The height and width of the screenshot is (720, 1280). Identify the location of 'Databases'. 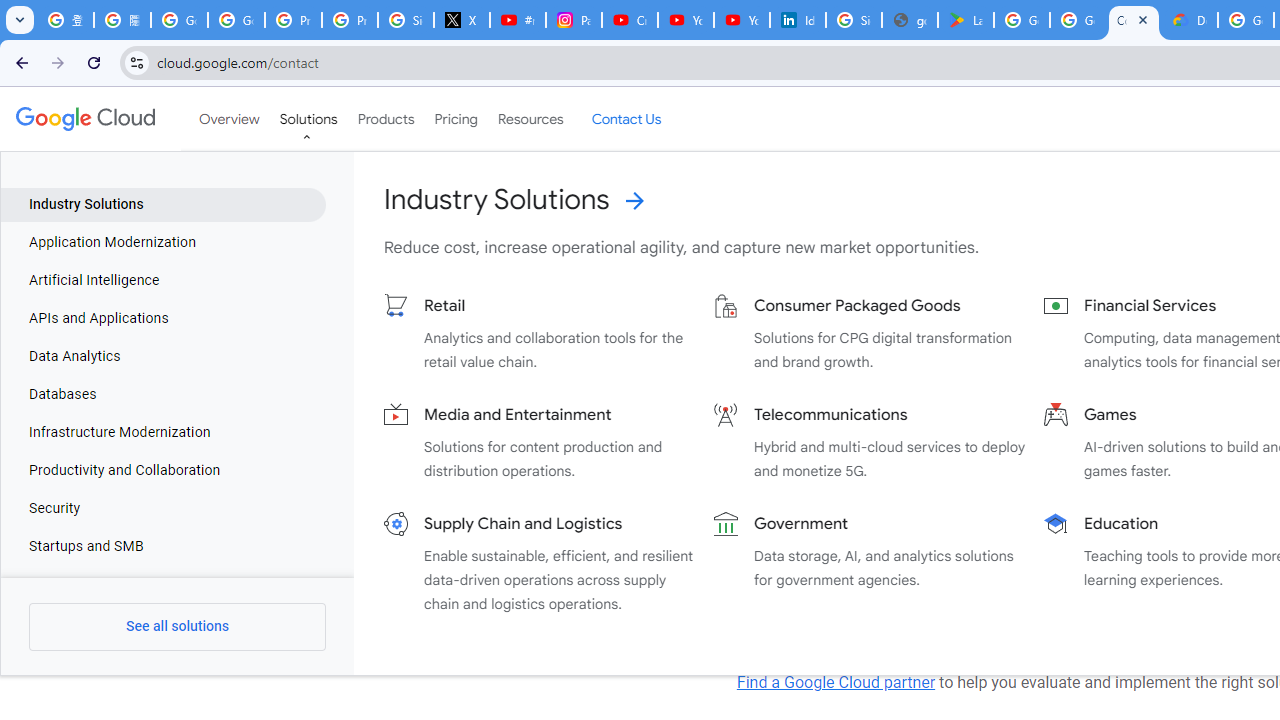
(163, 394).